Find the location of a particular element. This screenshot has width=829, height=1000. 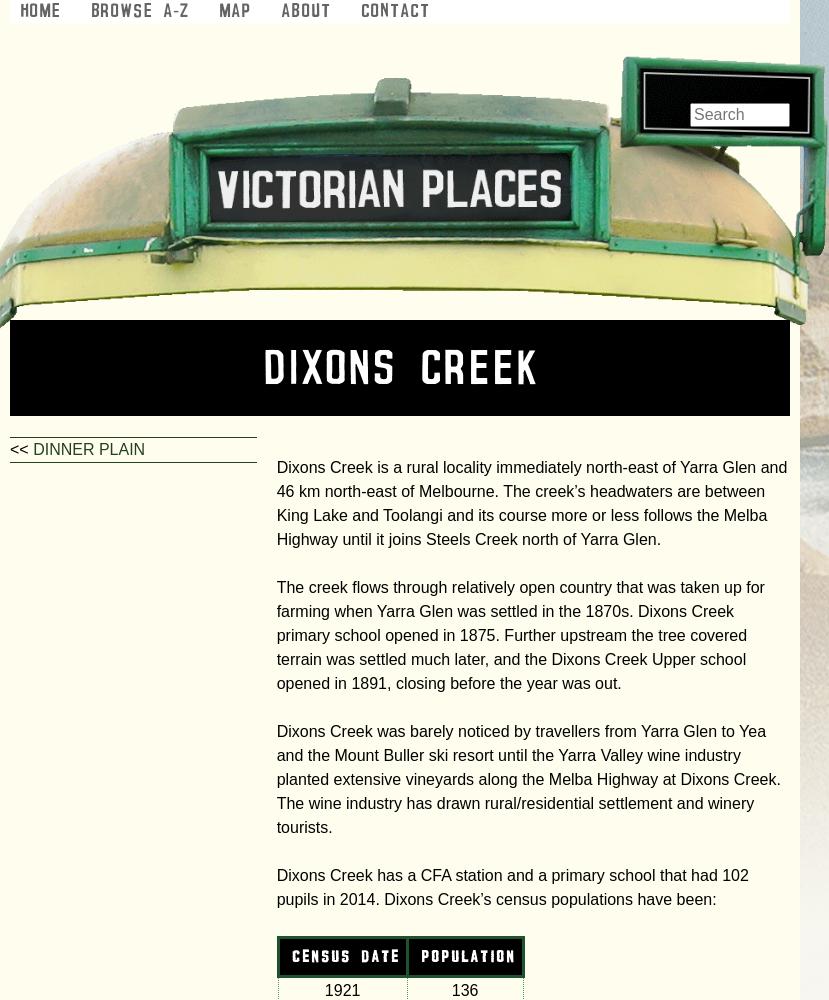

'census date' is located at coordinates (289, 955).